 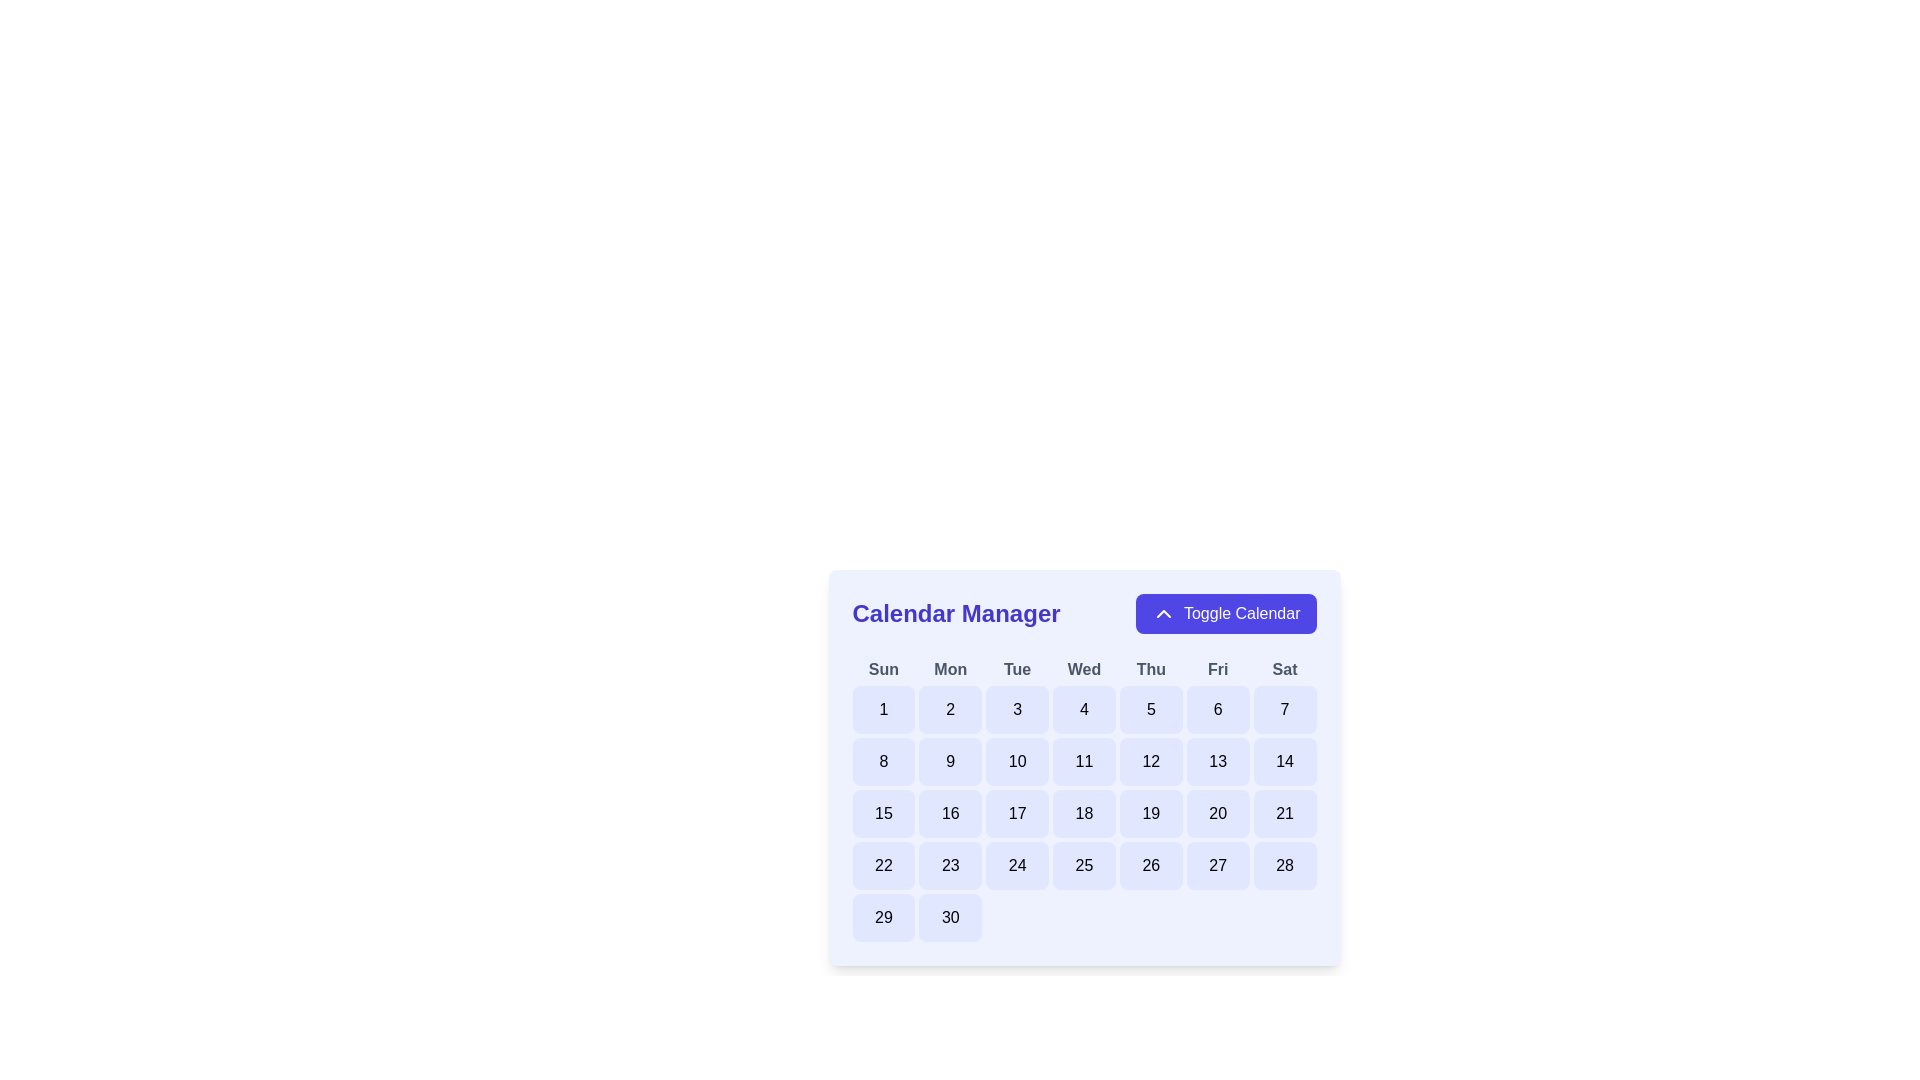 I want to click on the button that represents the date '15' in the calendar interface, so click(x=882, y=813).